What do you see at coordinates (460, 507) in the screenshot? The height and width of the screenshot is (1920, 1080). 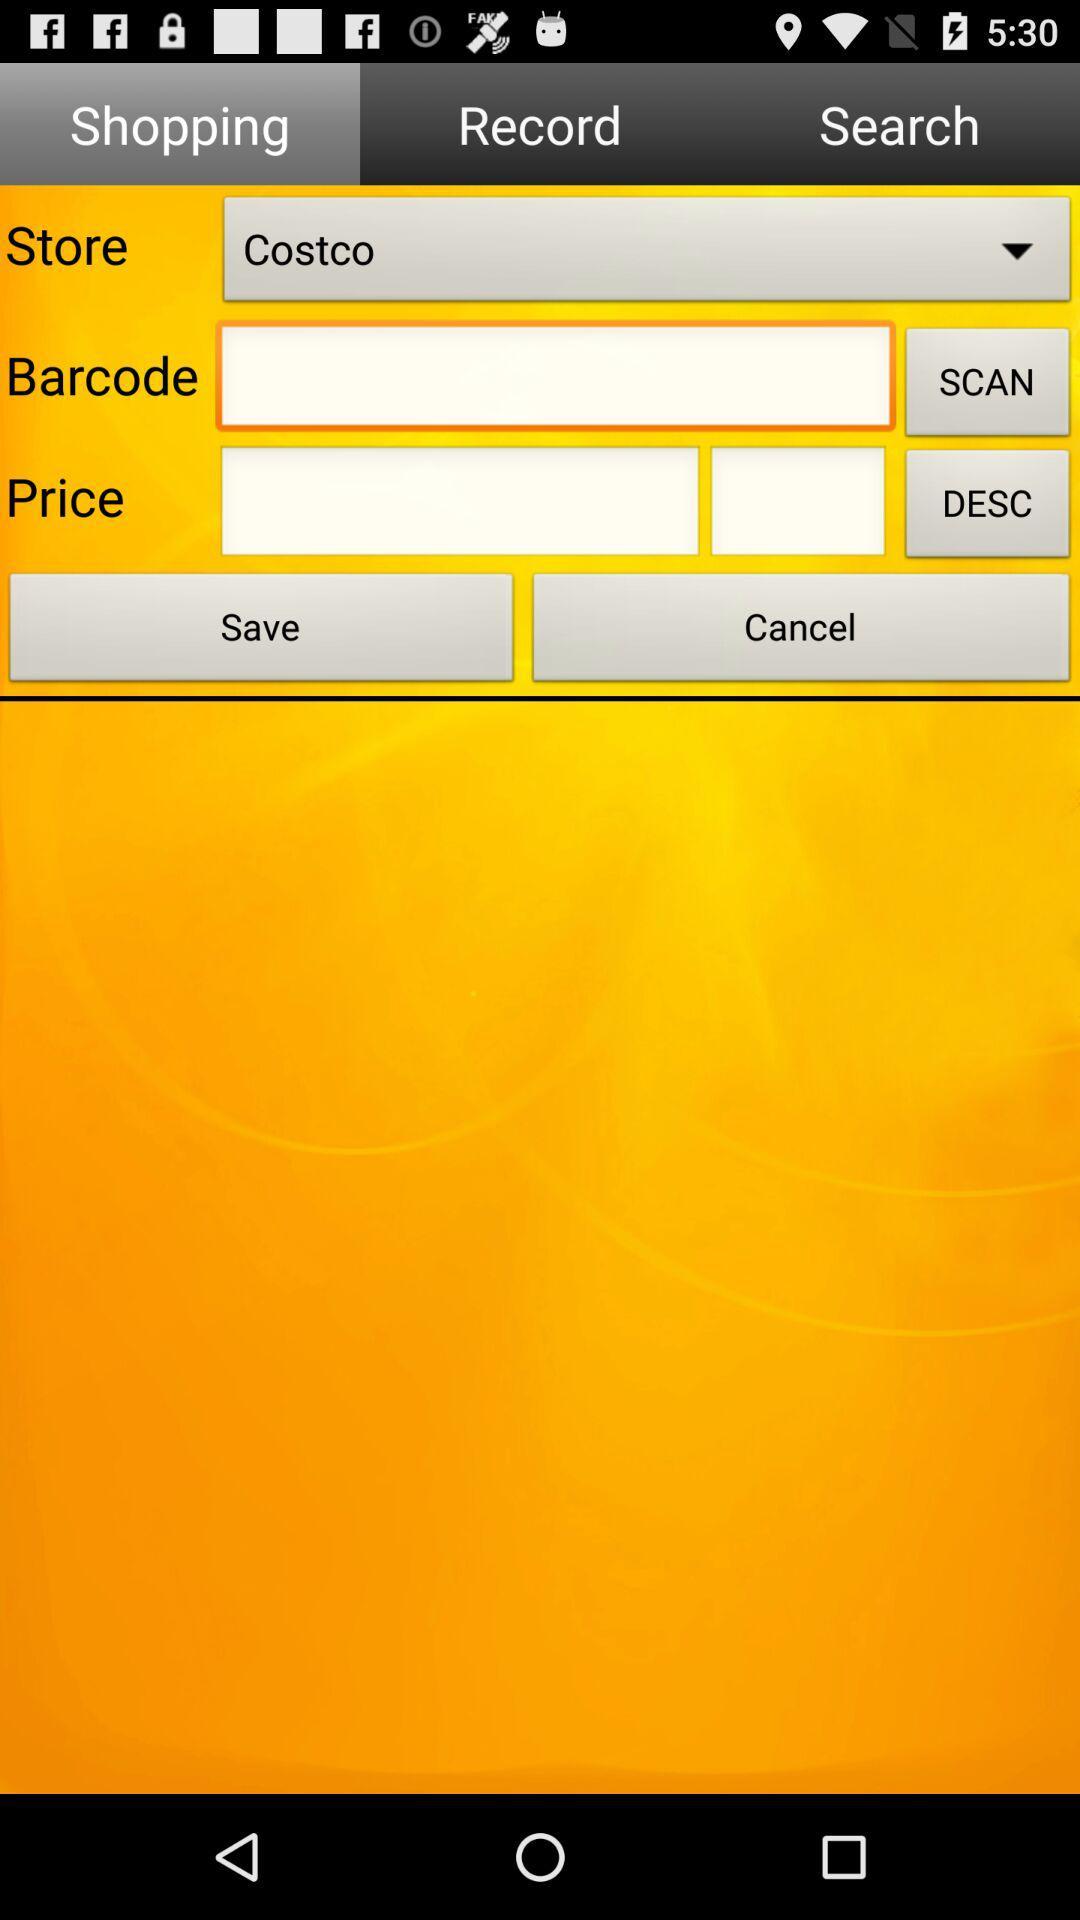 I see `price` at bounding box center [460, 507].